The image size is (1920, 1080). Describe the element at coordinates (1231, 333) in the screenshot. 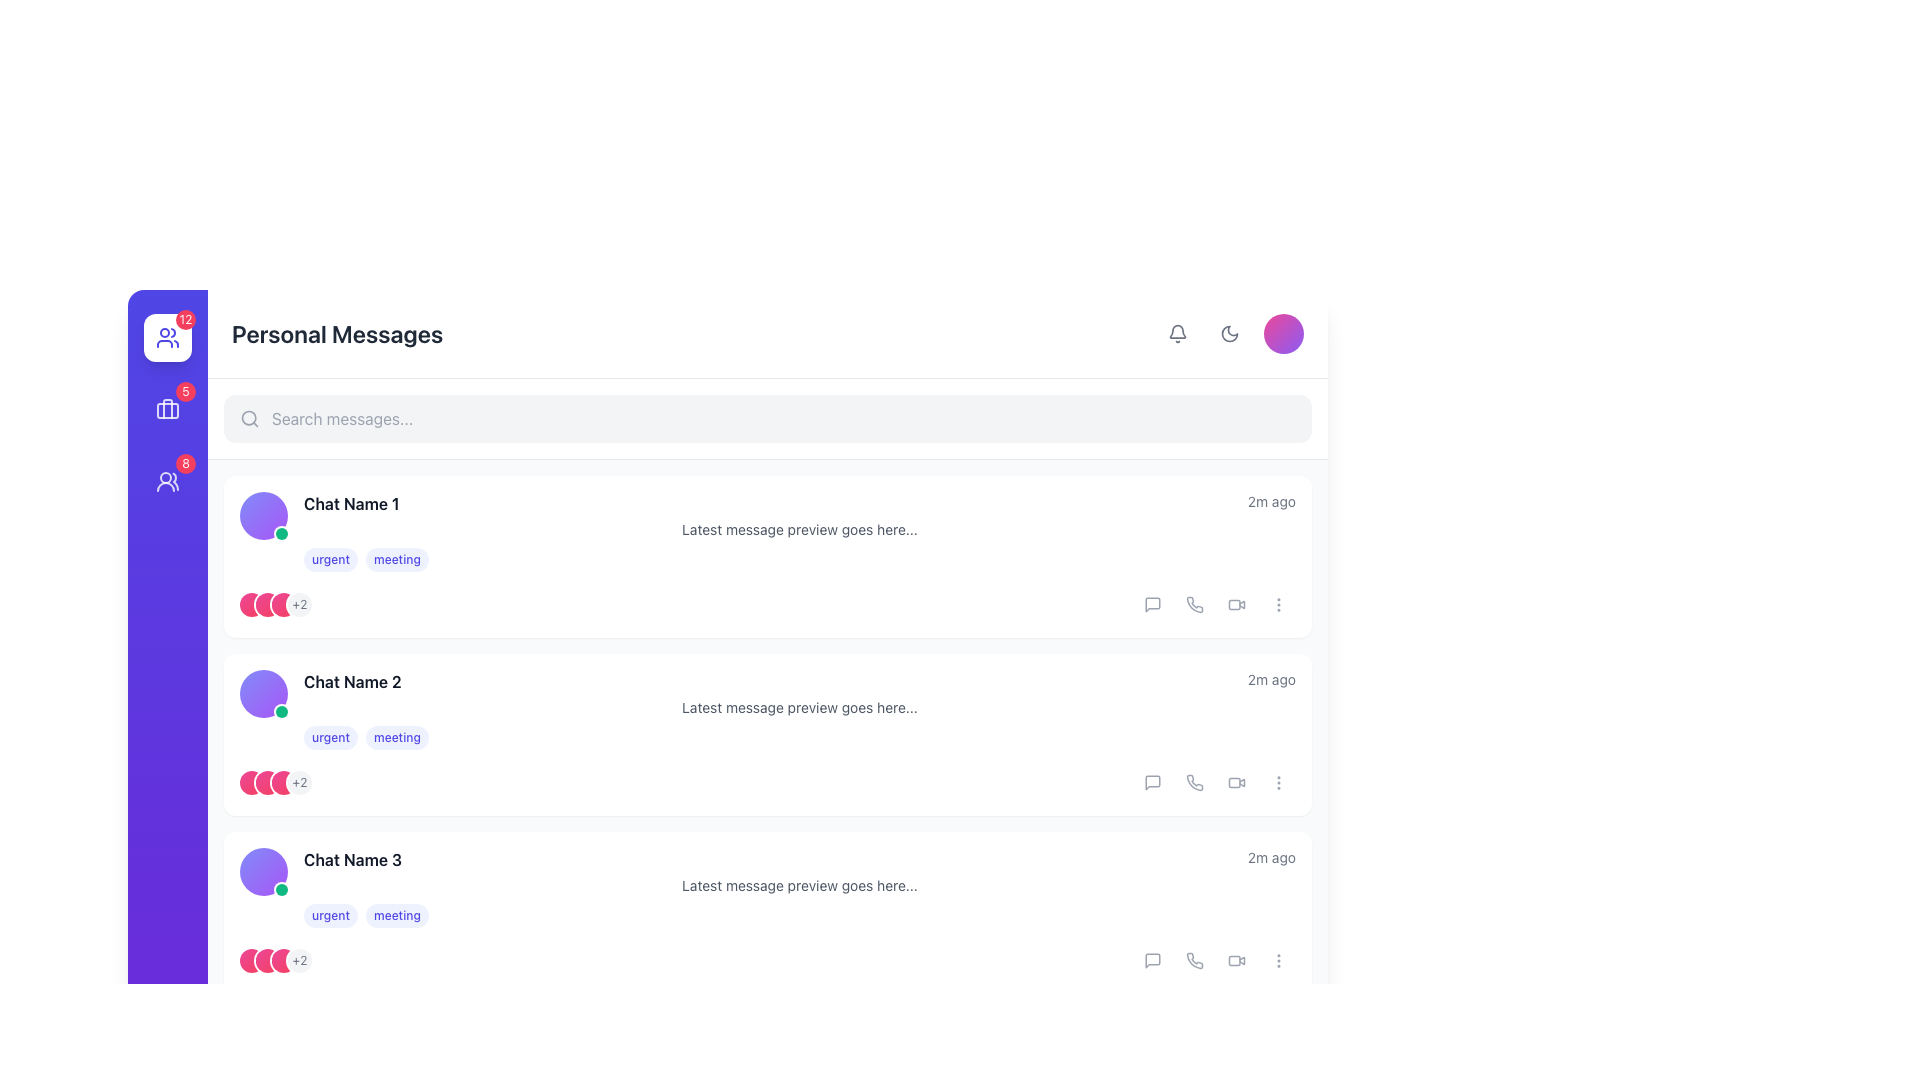

I see `the theme switcher icon button located in the top-right corner of the 'Personal Messages' section to potentially see a tooltip` at that location.